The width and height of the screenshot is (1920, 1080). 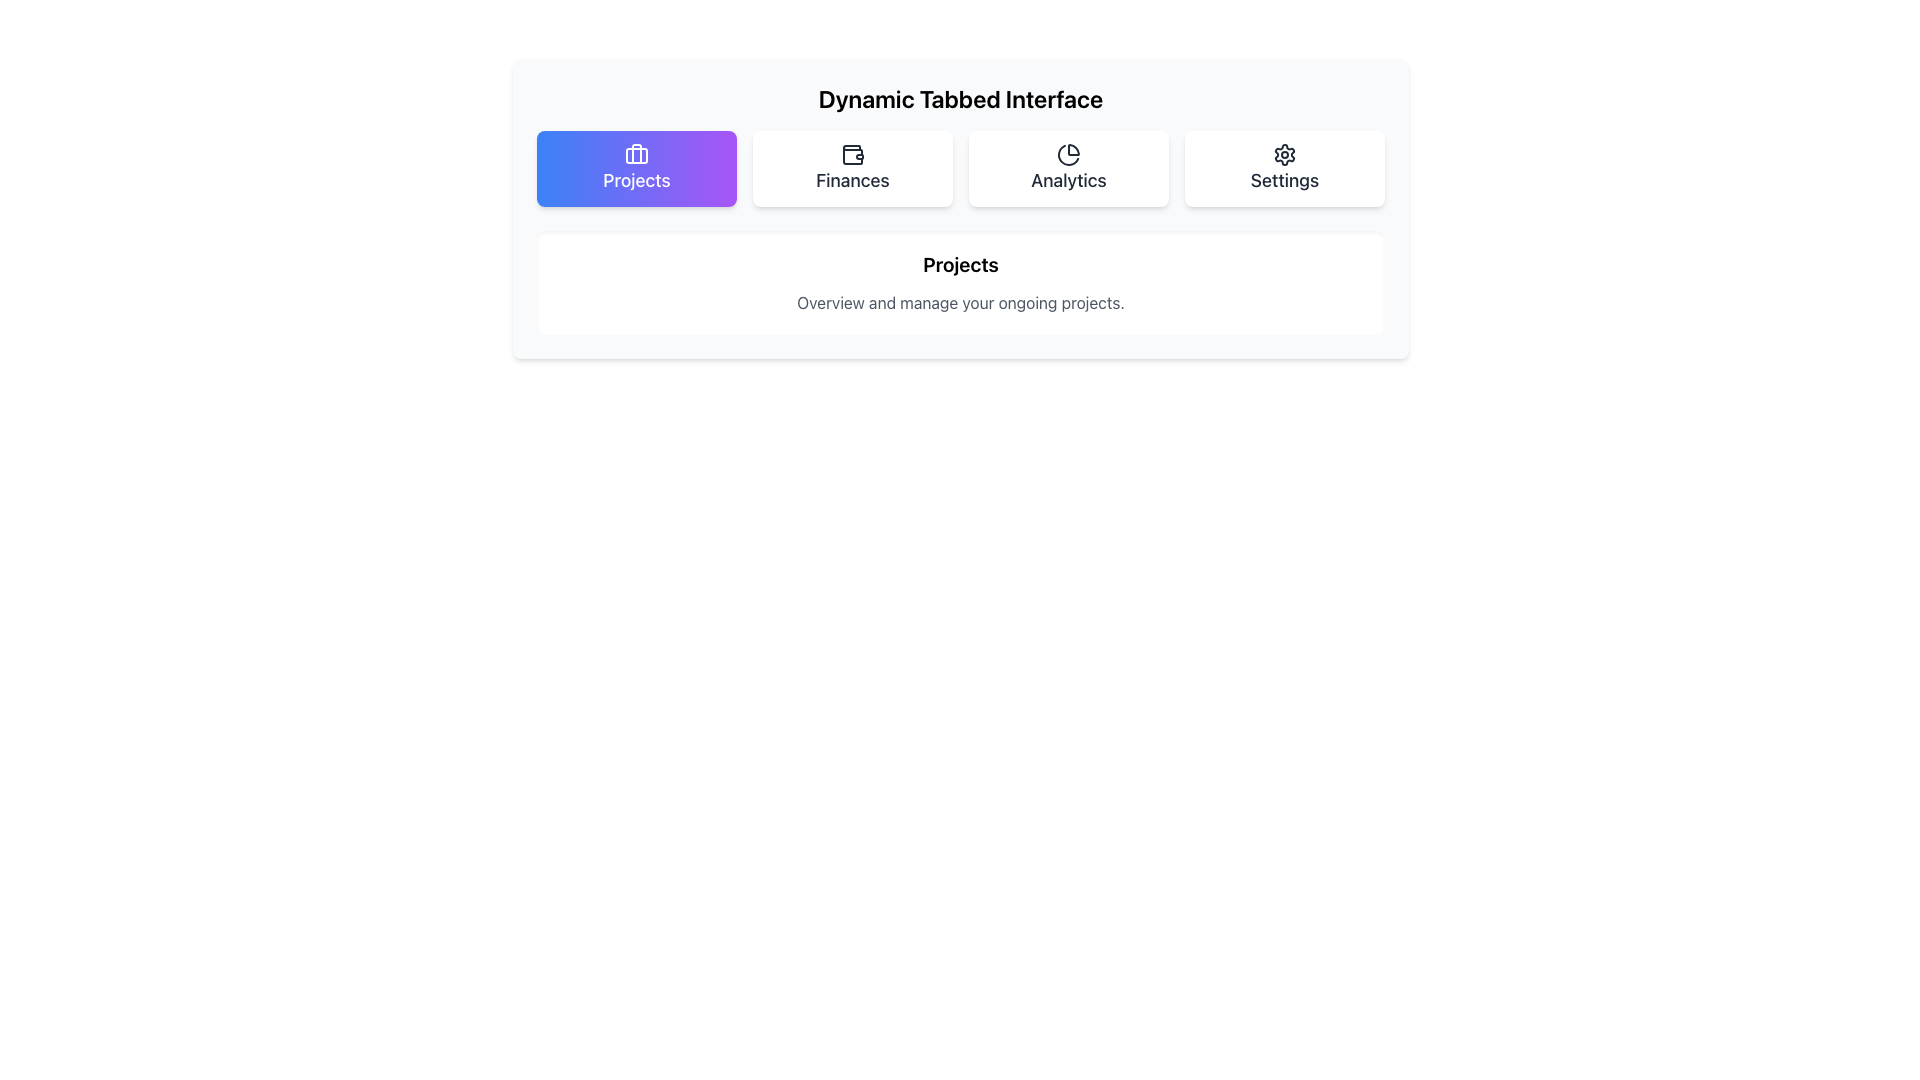 I want to click on the 'Analytics' text label located beneath the pie chart icon, so click(x=1068, y=181).